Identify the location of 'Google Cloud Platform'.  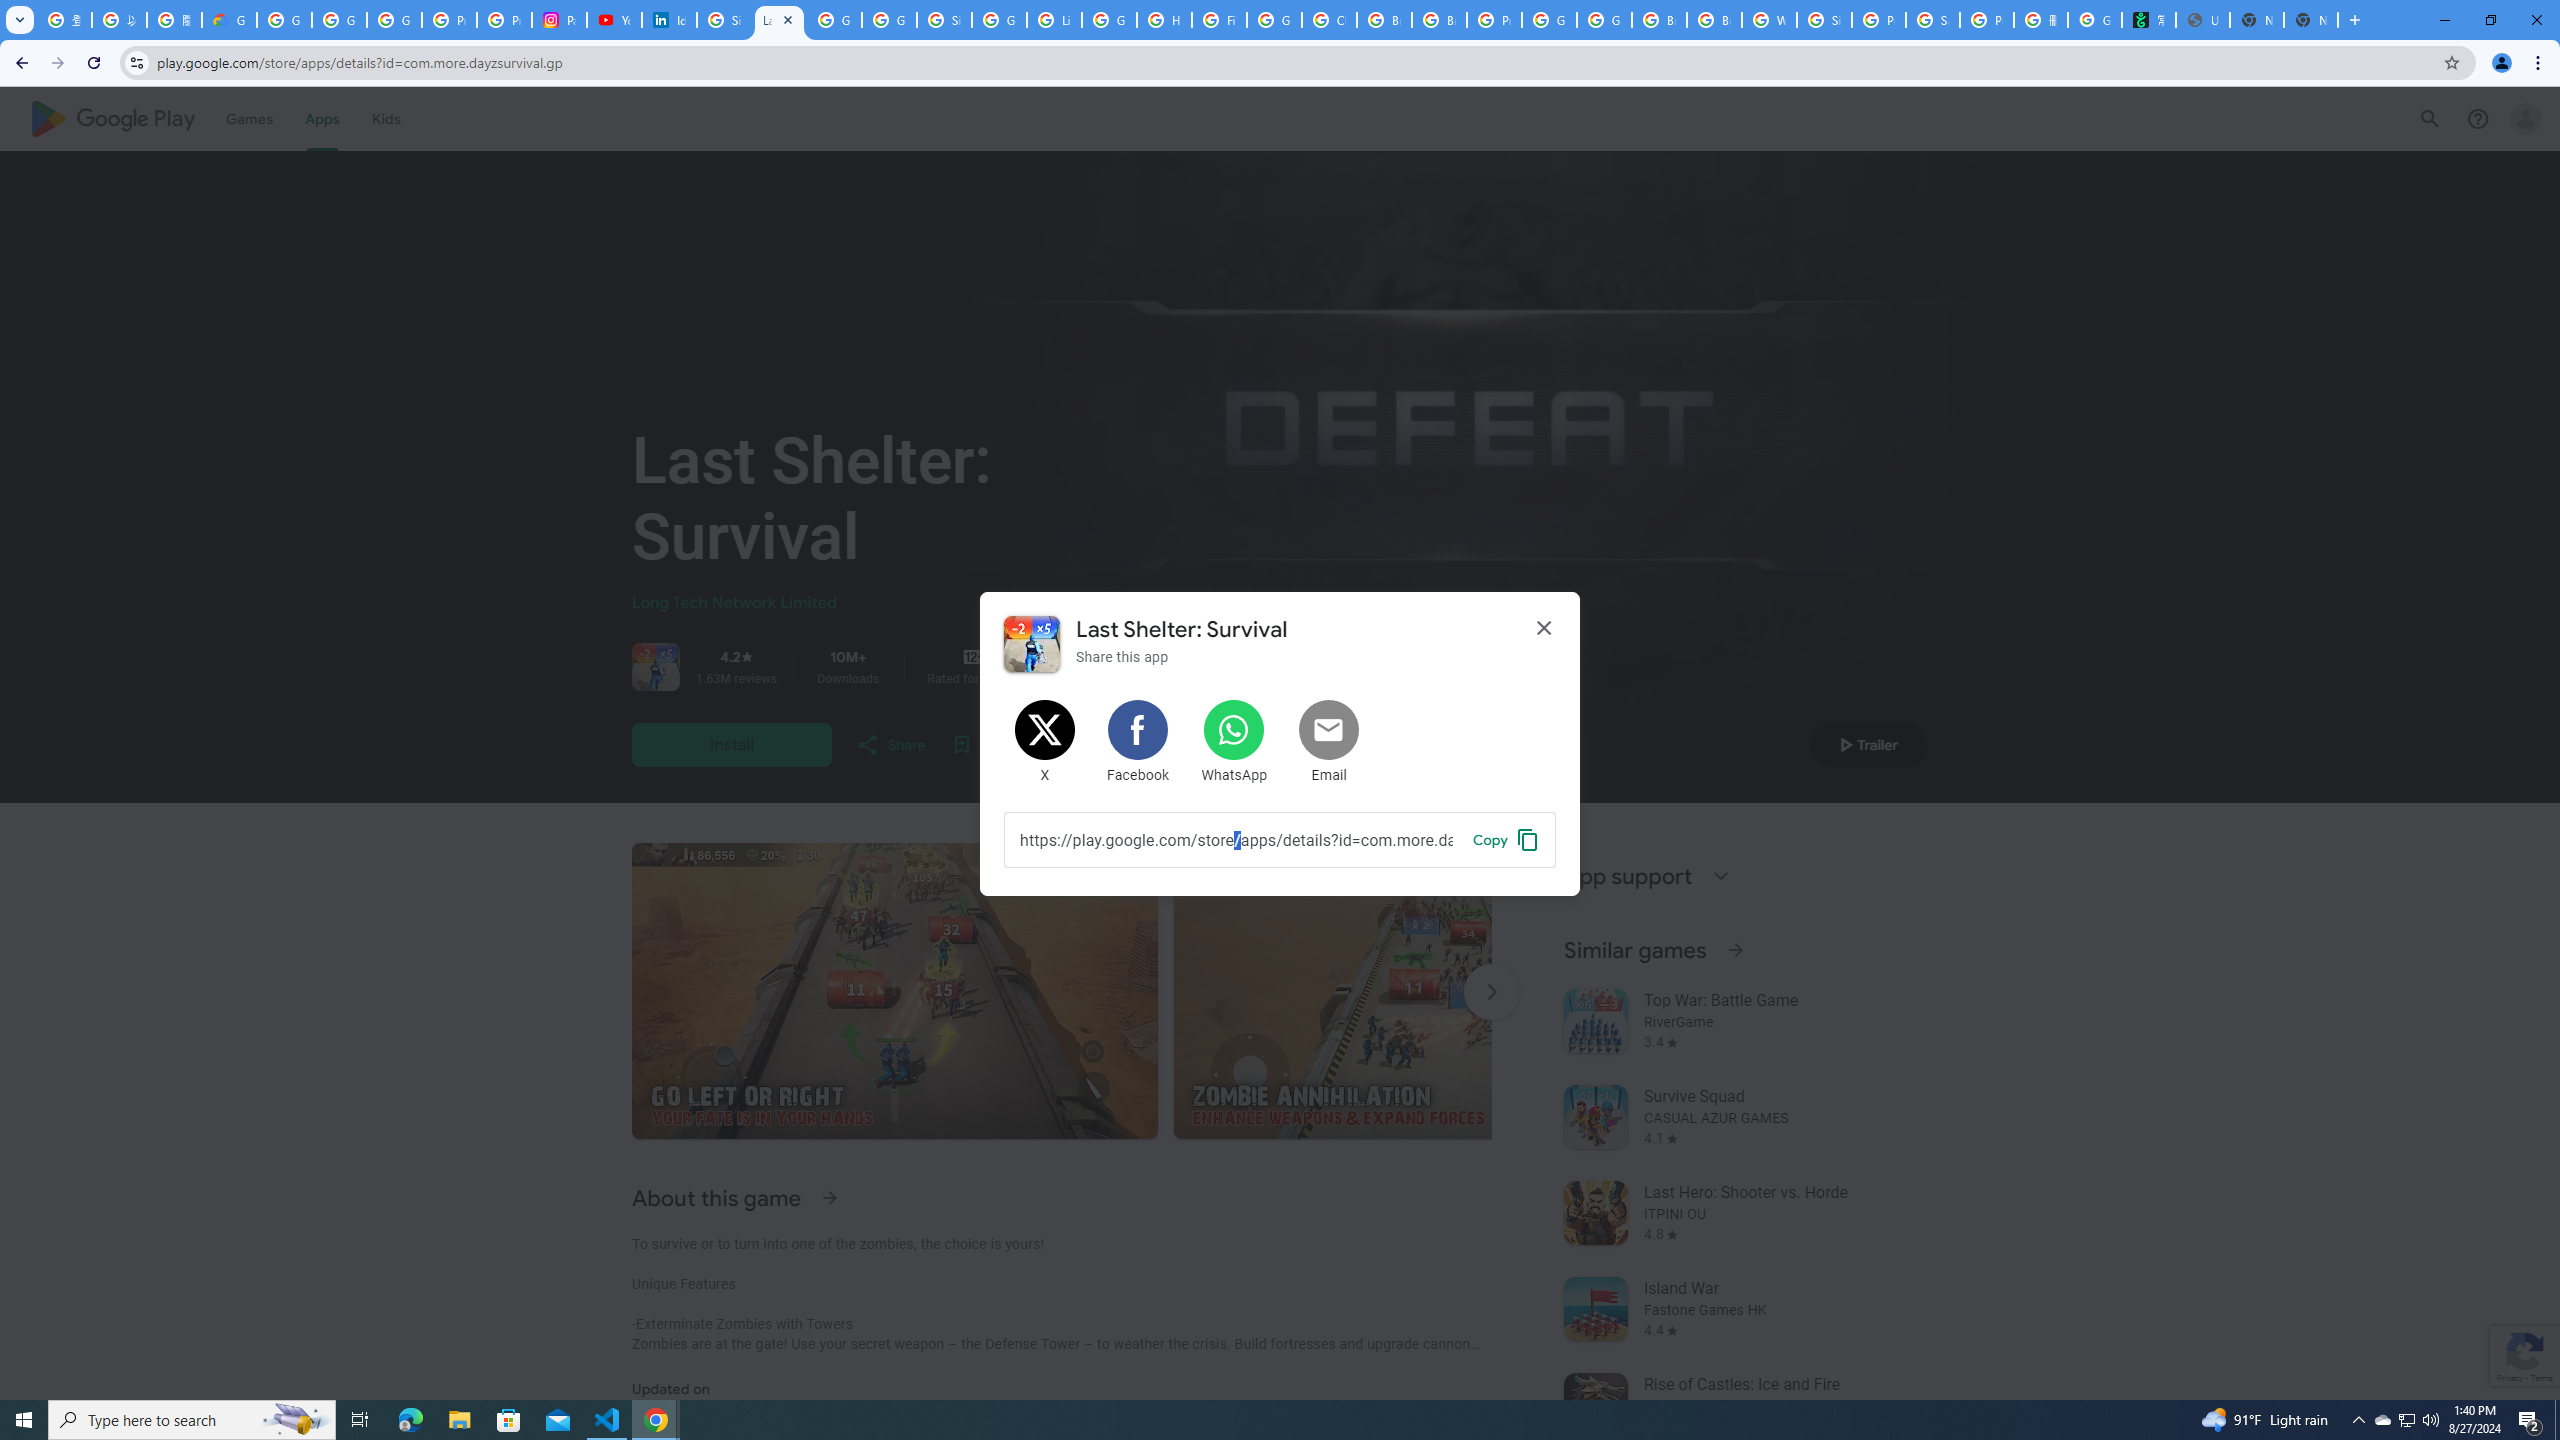
(1549, 19).